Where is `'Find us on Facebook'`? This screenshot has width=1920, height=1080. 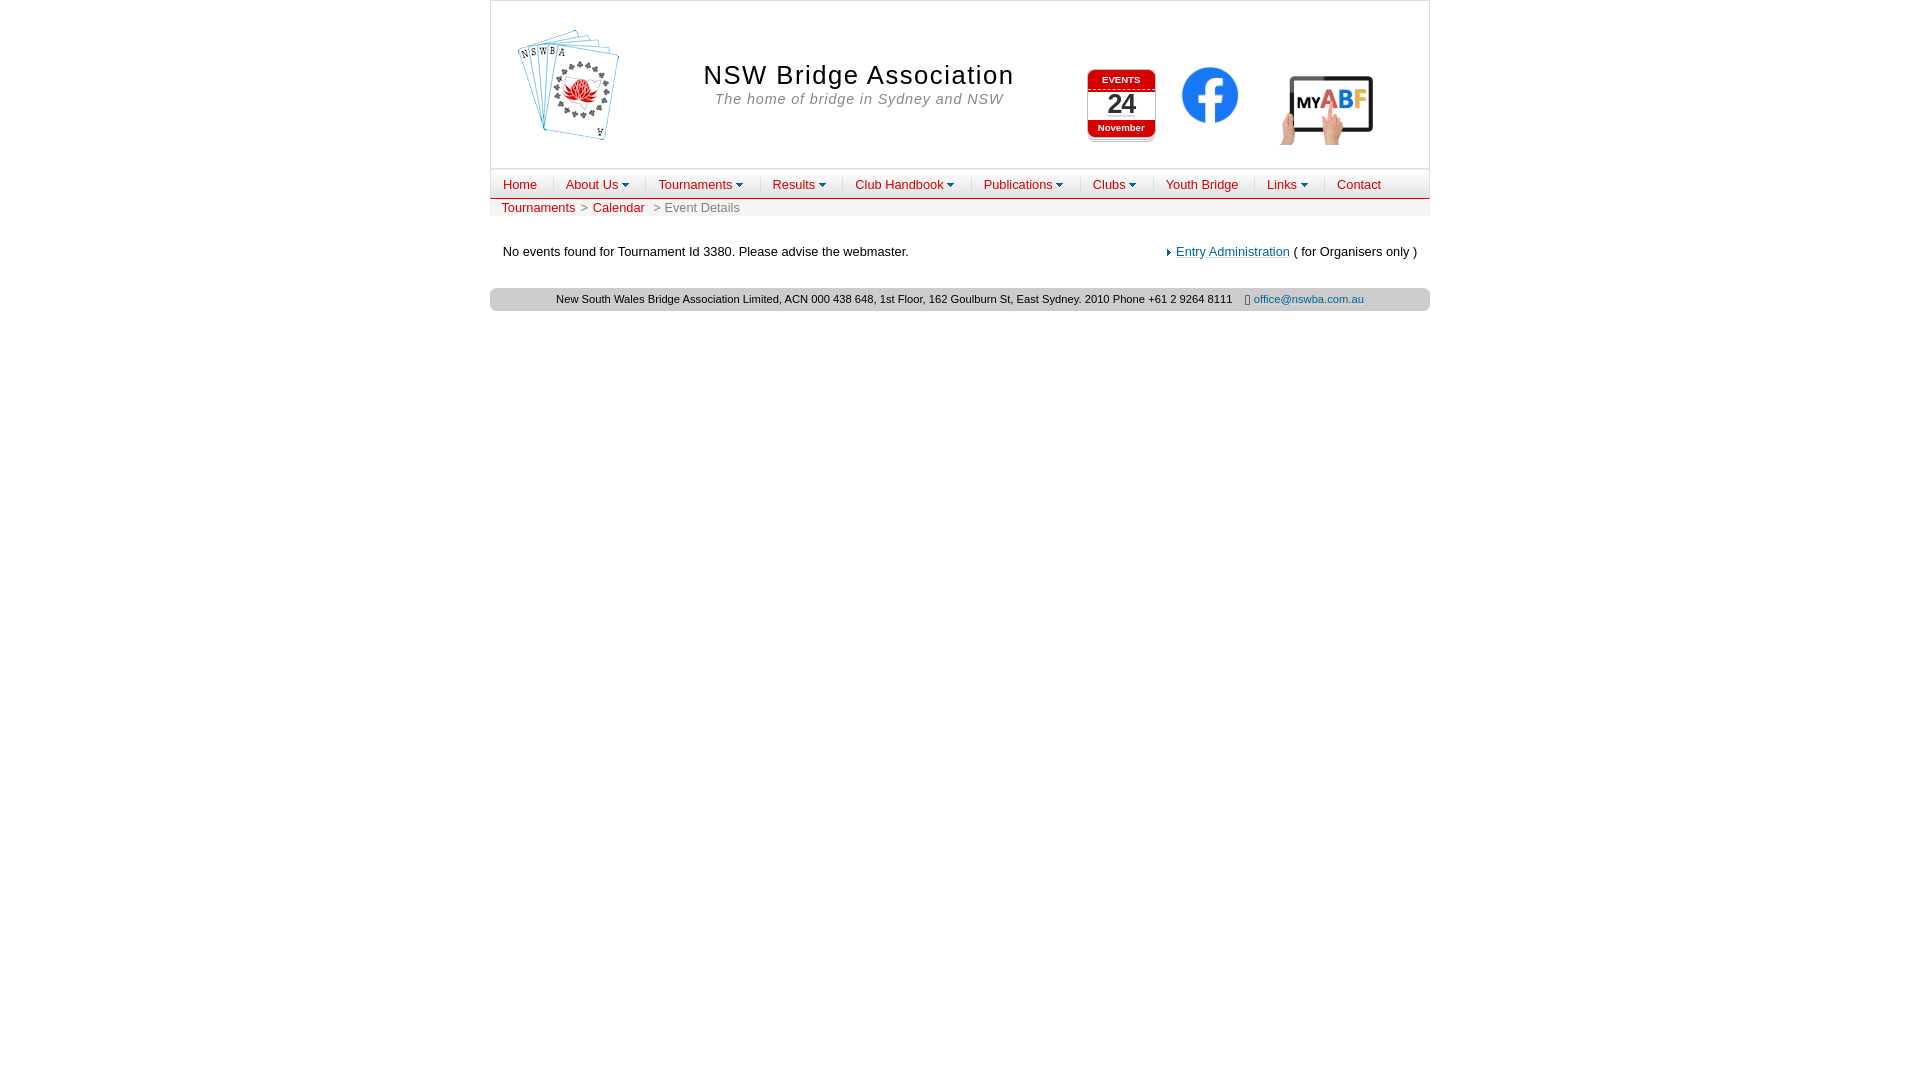
'Find us on Facebook' is located at coordinates (1208, 96).